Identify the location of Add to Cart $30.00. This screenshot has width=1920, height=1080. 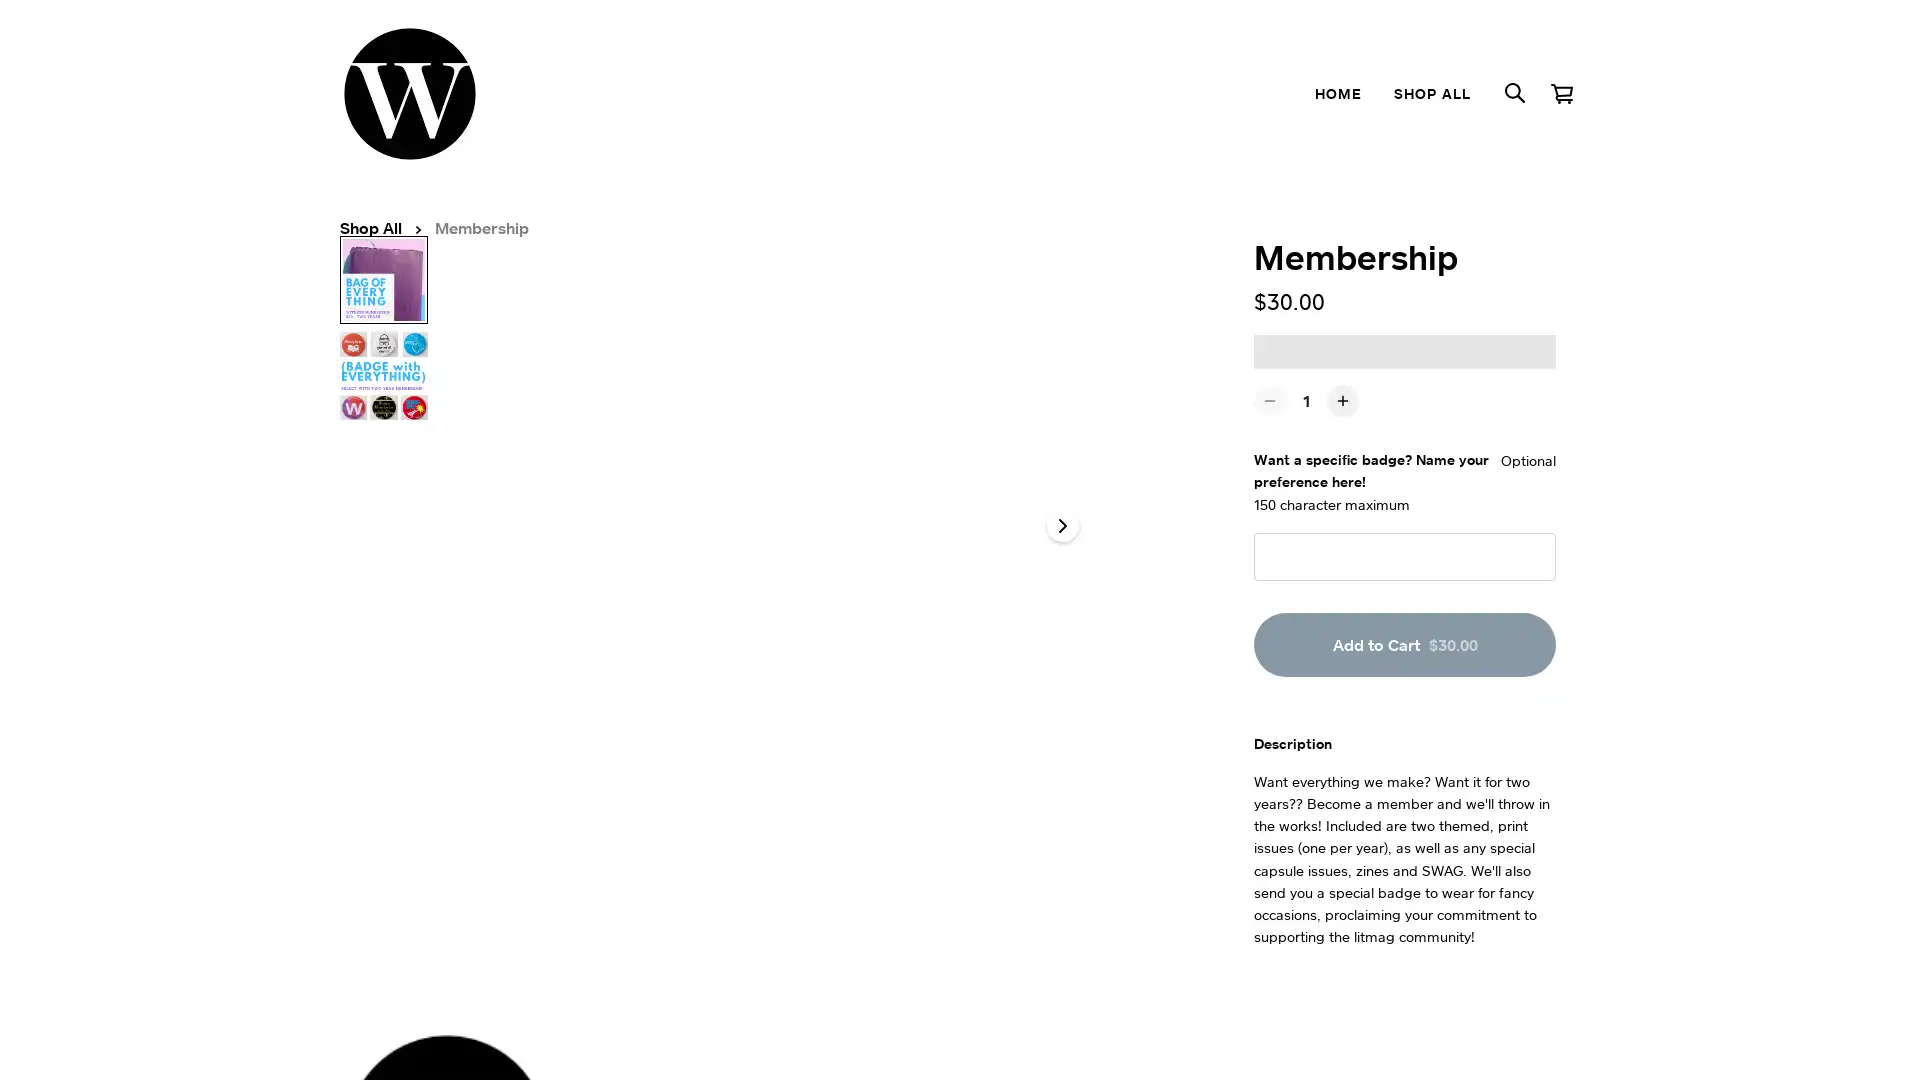
(1404, 670).